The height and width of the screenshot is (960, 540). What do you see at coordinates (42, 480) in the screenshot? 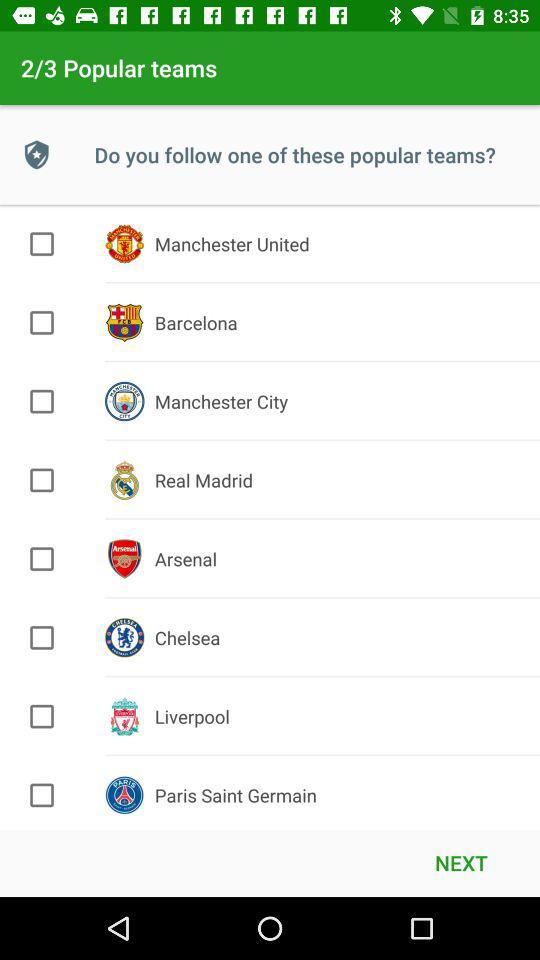
I see `check box left to real madrid` at bounding box center [42, 480].